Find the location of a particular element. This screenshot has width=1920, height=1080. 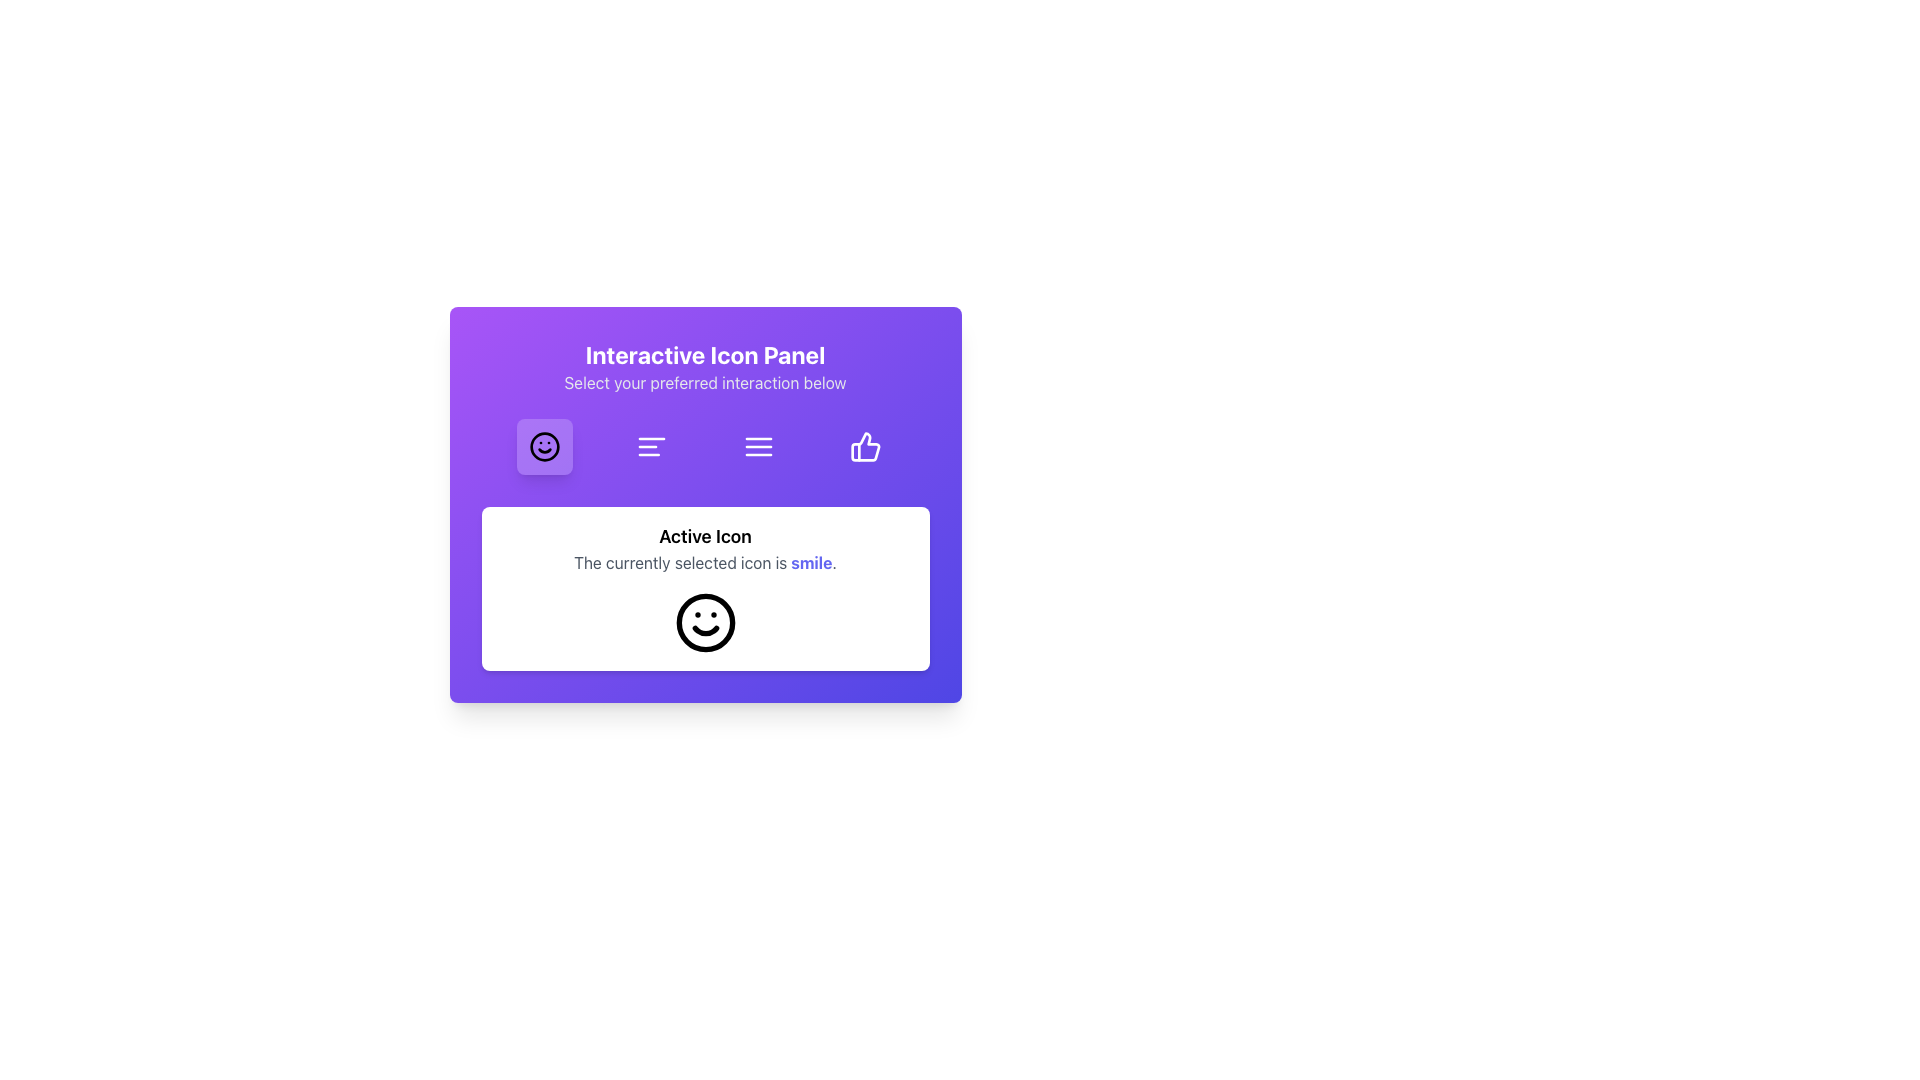

the 'menu' icon with a purple background and three horizontal lines, located in the middle section of the 'Interactive Icon Panel' is located at coordinates (757, 446).